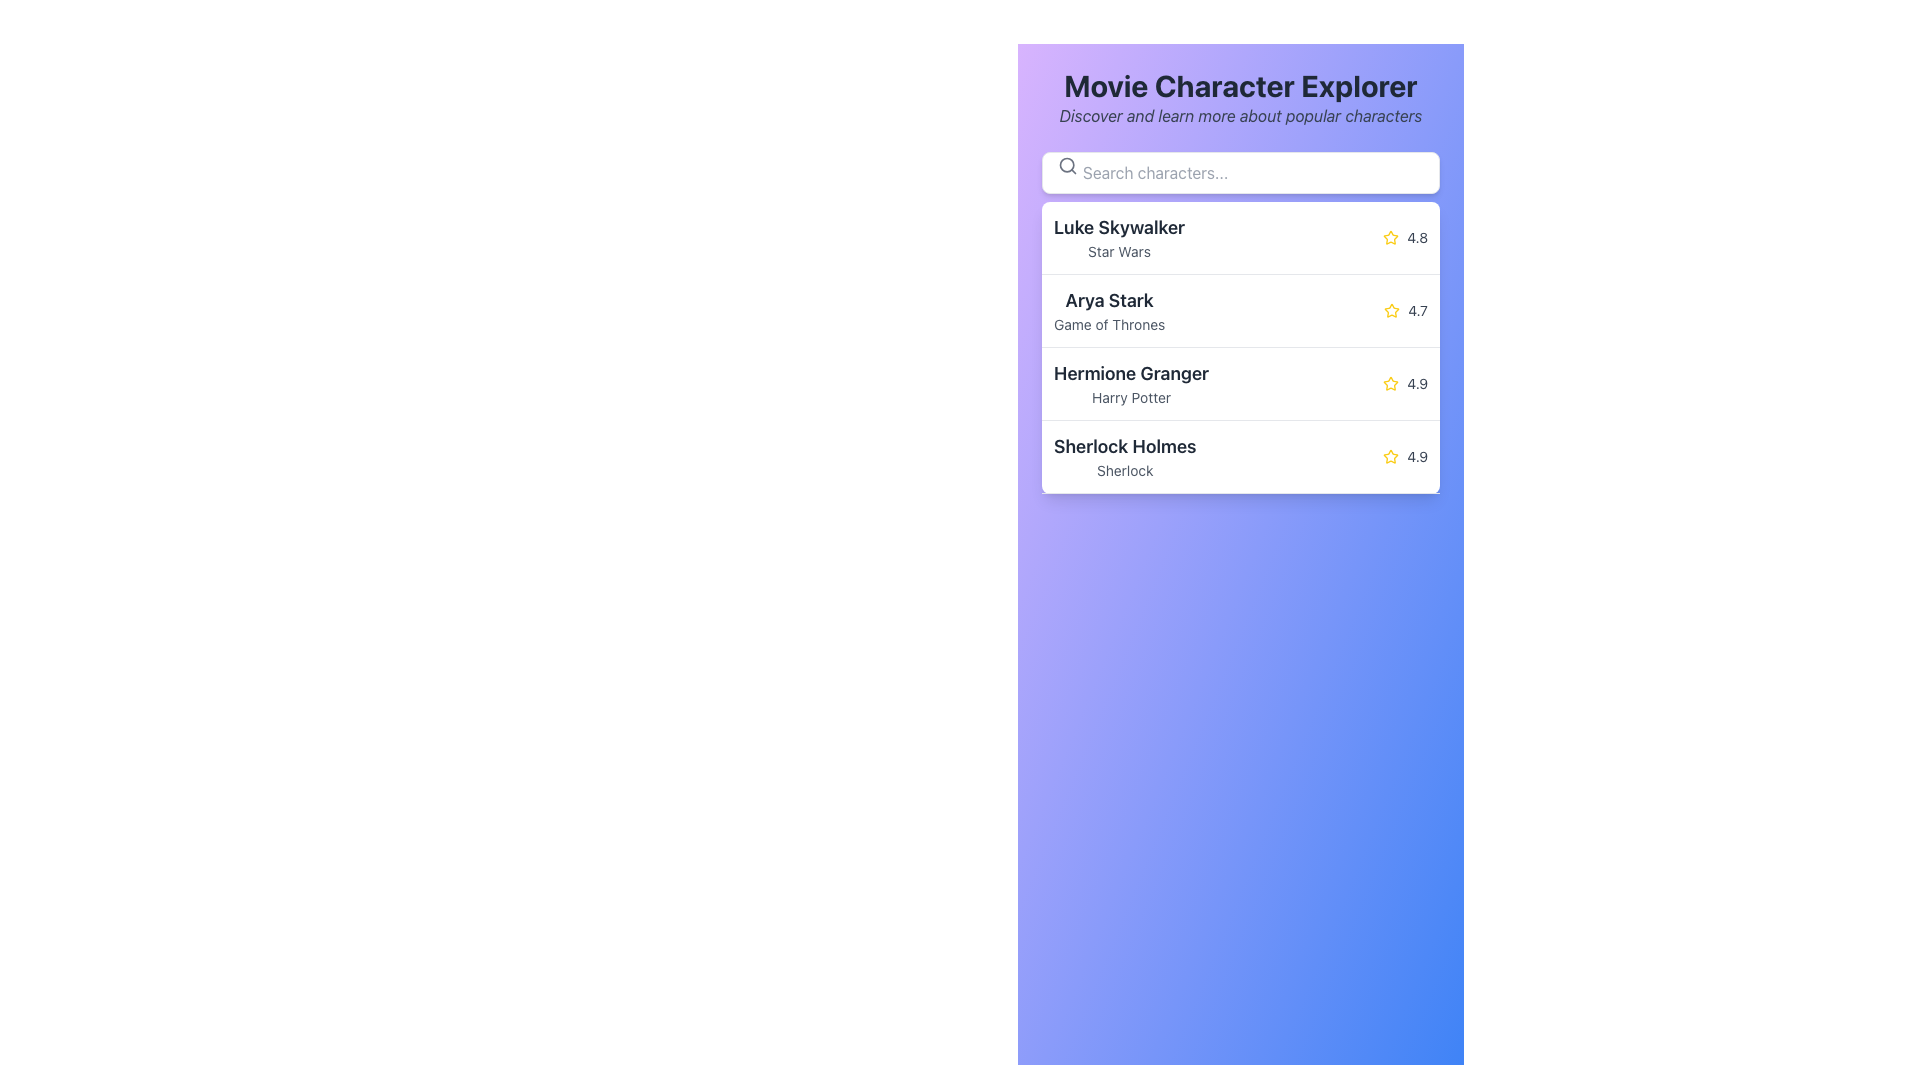 This screenshot has height=1080, width=1920. I want to click on the text label 'Star Wars' which is styled in gray and located beneath 'Luke Skywalker' in the list, so click(1118, 250).